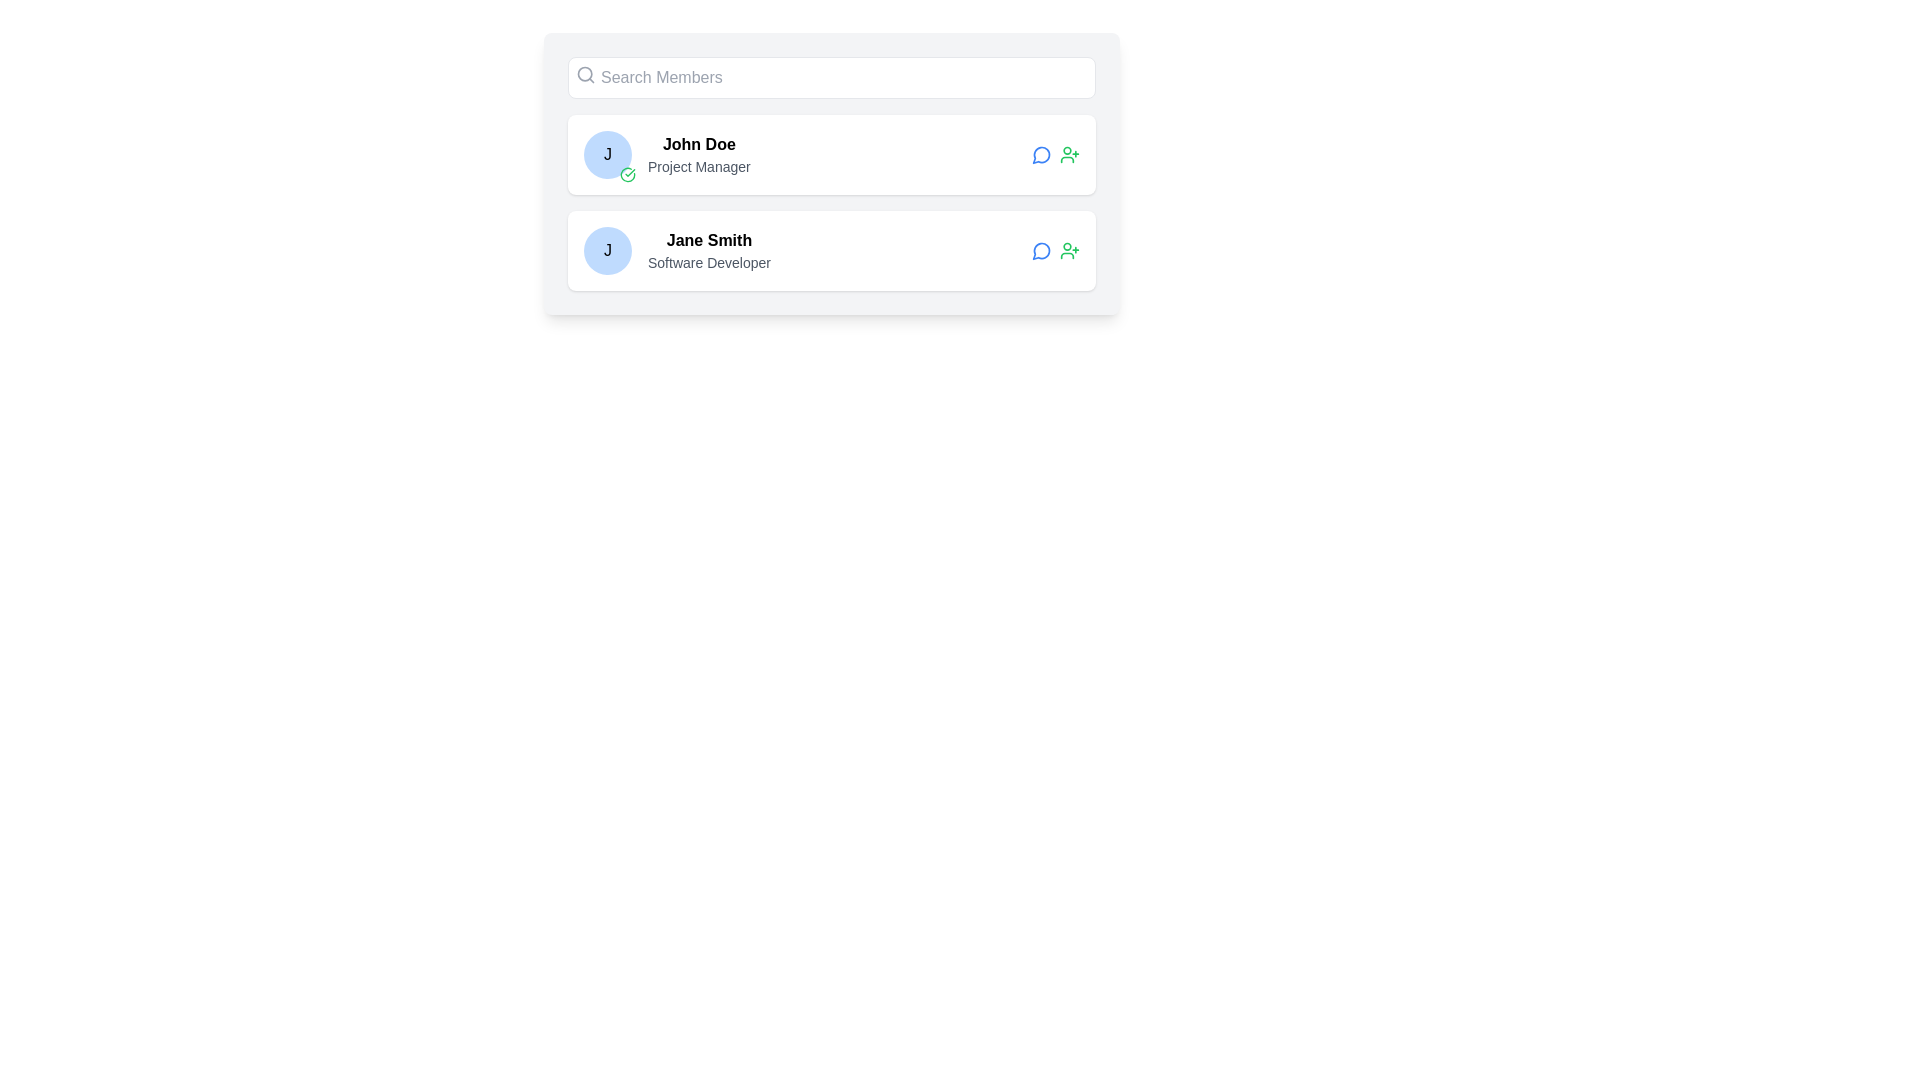 The image size is (1920, 1080). Describe the element at coordinates (699, 165) in the screenshot. I see `the static text label displaying the role or position associated with 'John Doe' in the member directory, located below the name within the first profile card` at that location.